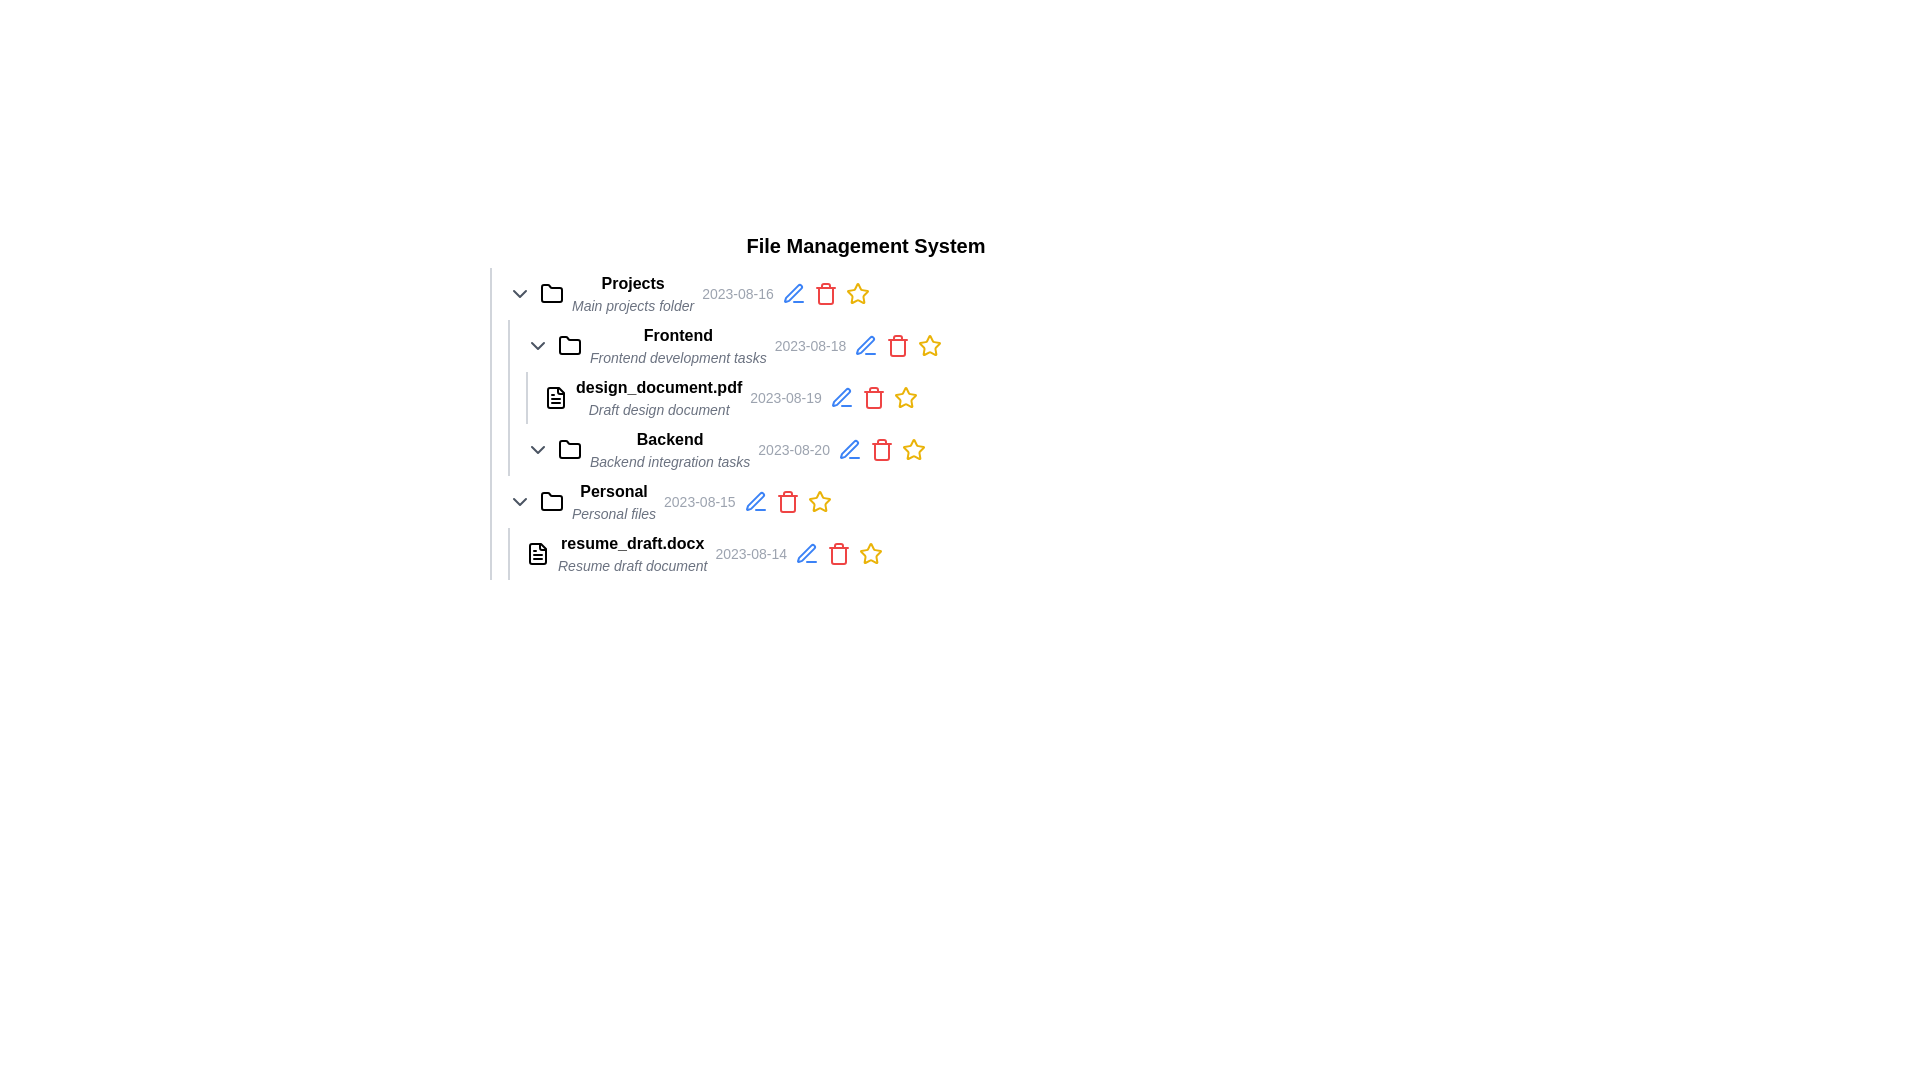 The height and width of the screenshot is (1080, 1920). Describe the element at coordinates (857, 293) in the screenshot. I see `the icon to mark the 'Projects' folder as a favorite, located at the right side of the row corresponding to the 'Projects' folder` at that location.